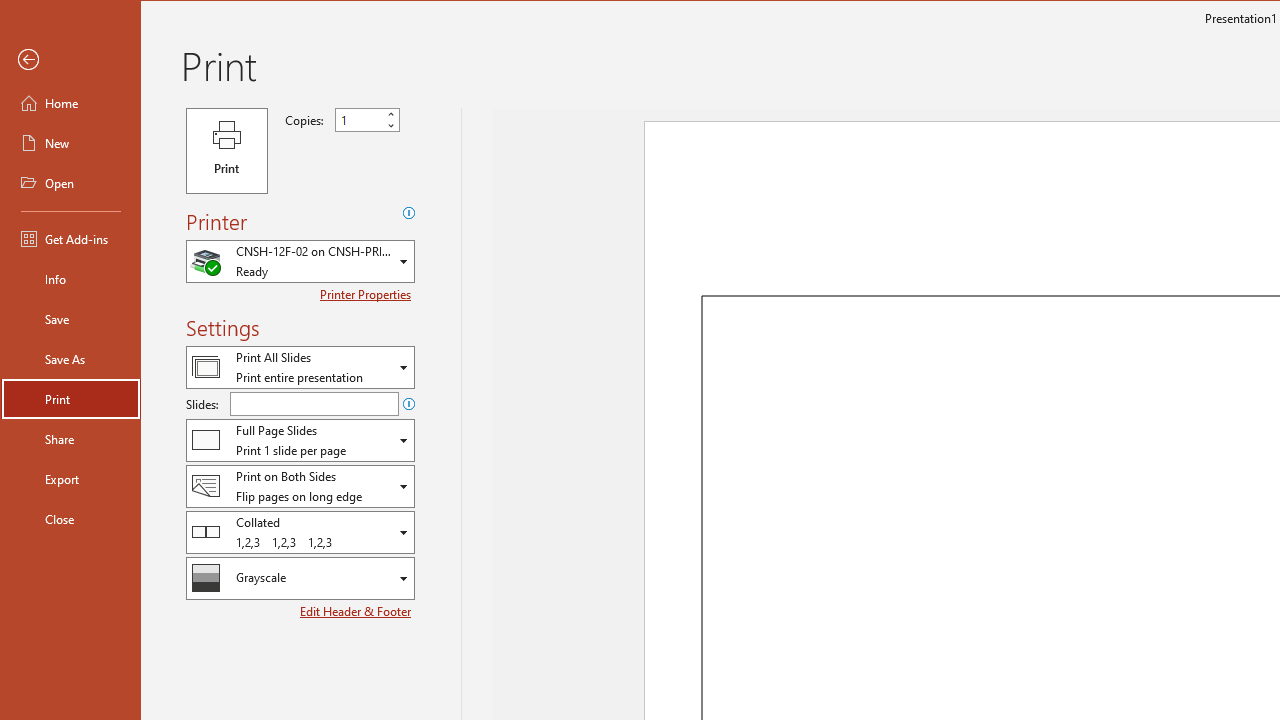  Describe the element at coordinates (367, 119) in the screenshot. I see `'Copies'` at that location.